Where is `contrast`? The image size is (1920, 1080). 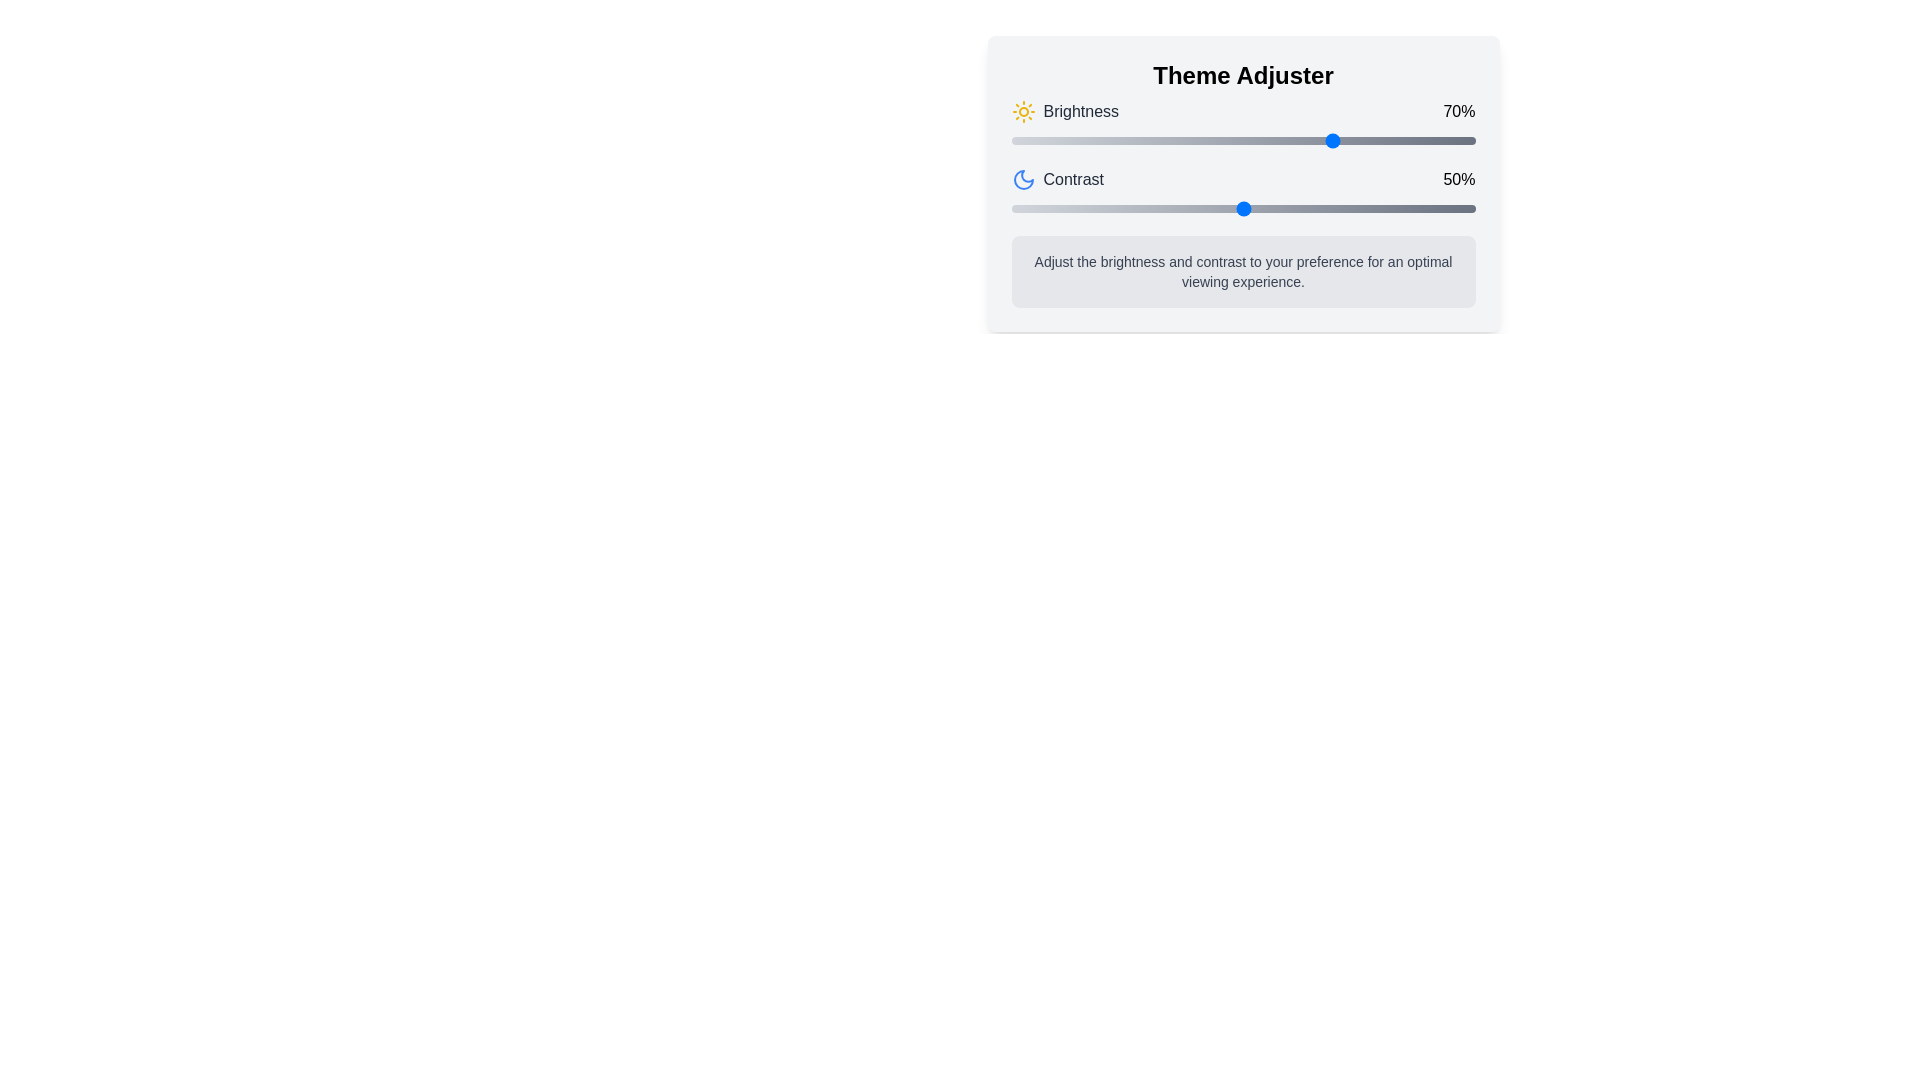
contrast is located at coordinates (1331, 208).